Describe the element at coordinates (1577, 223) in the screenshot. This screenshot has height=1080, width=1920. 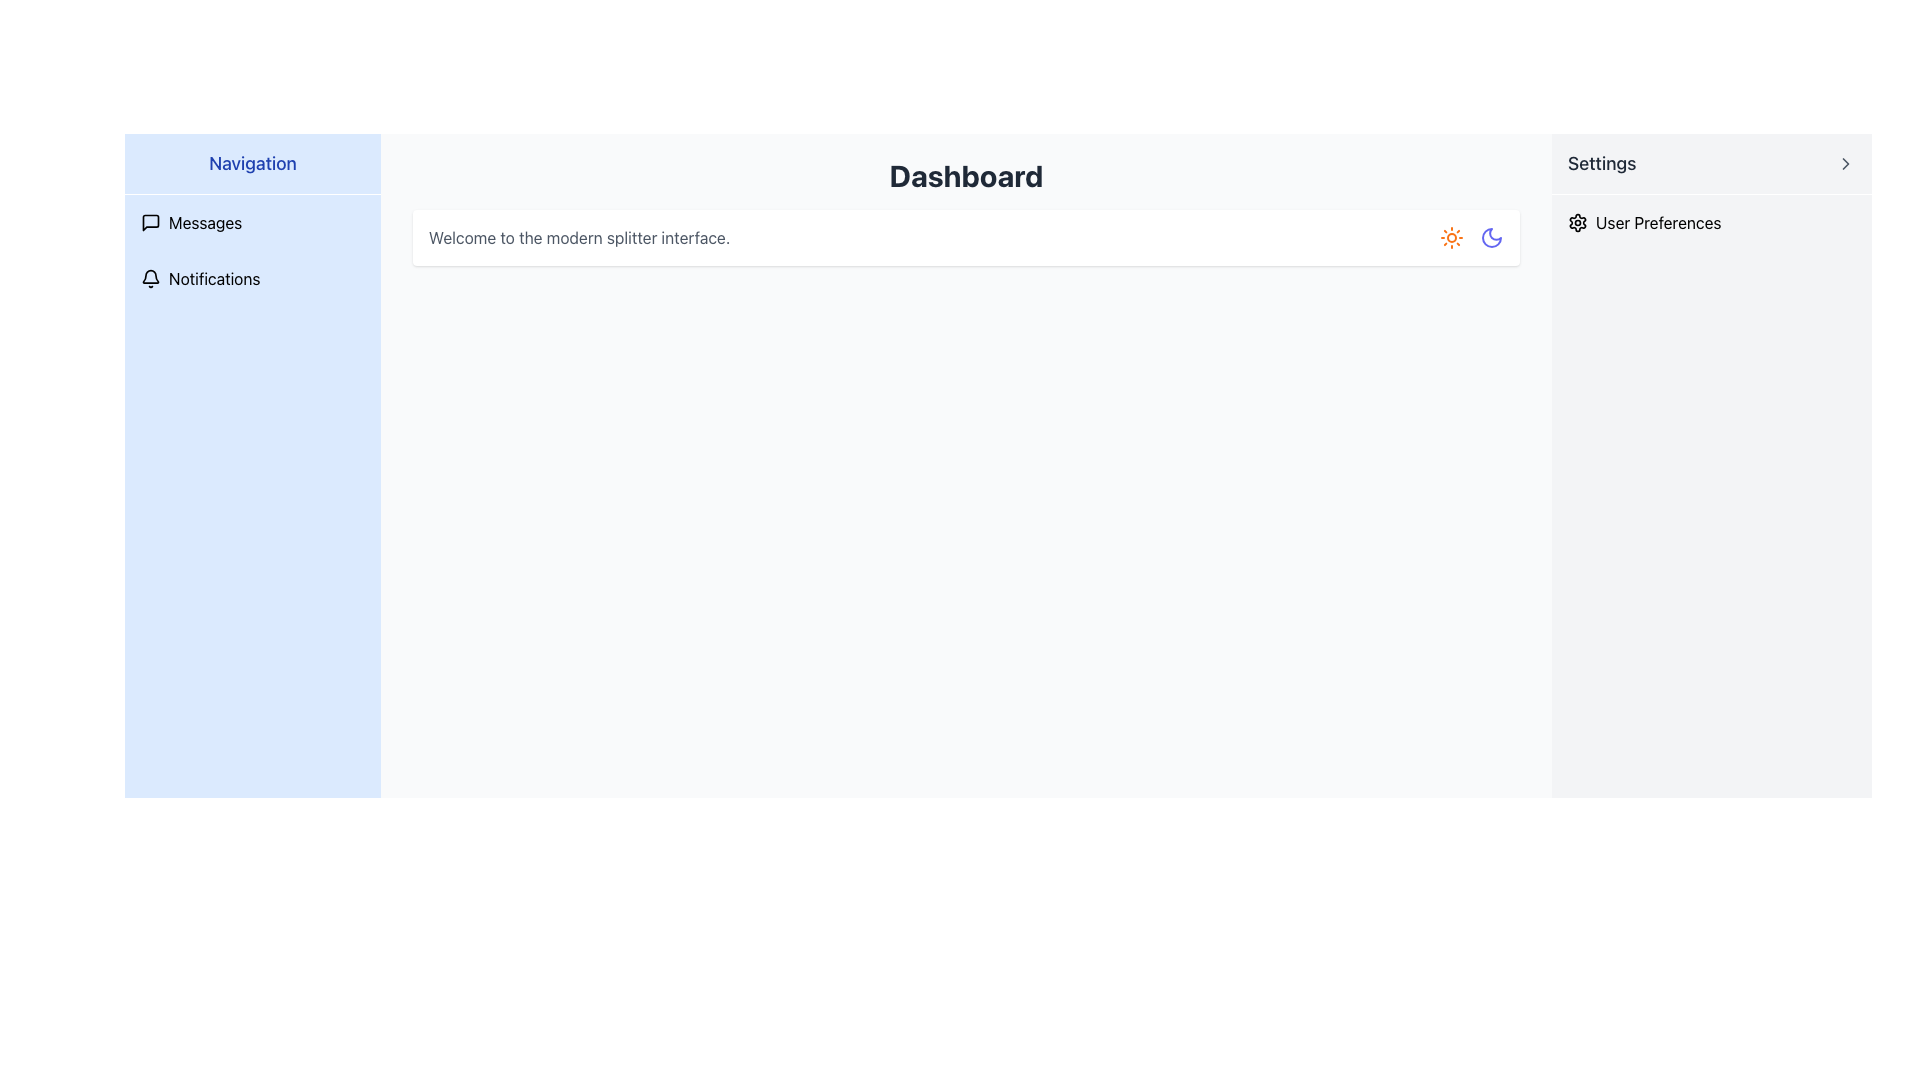
I see `the outermost component of the settings gear icon located in the top-right corner of the user interface` at that location.